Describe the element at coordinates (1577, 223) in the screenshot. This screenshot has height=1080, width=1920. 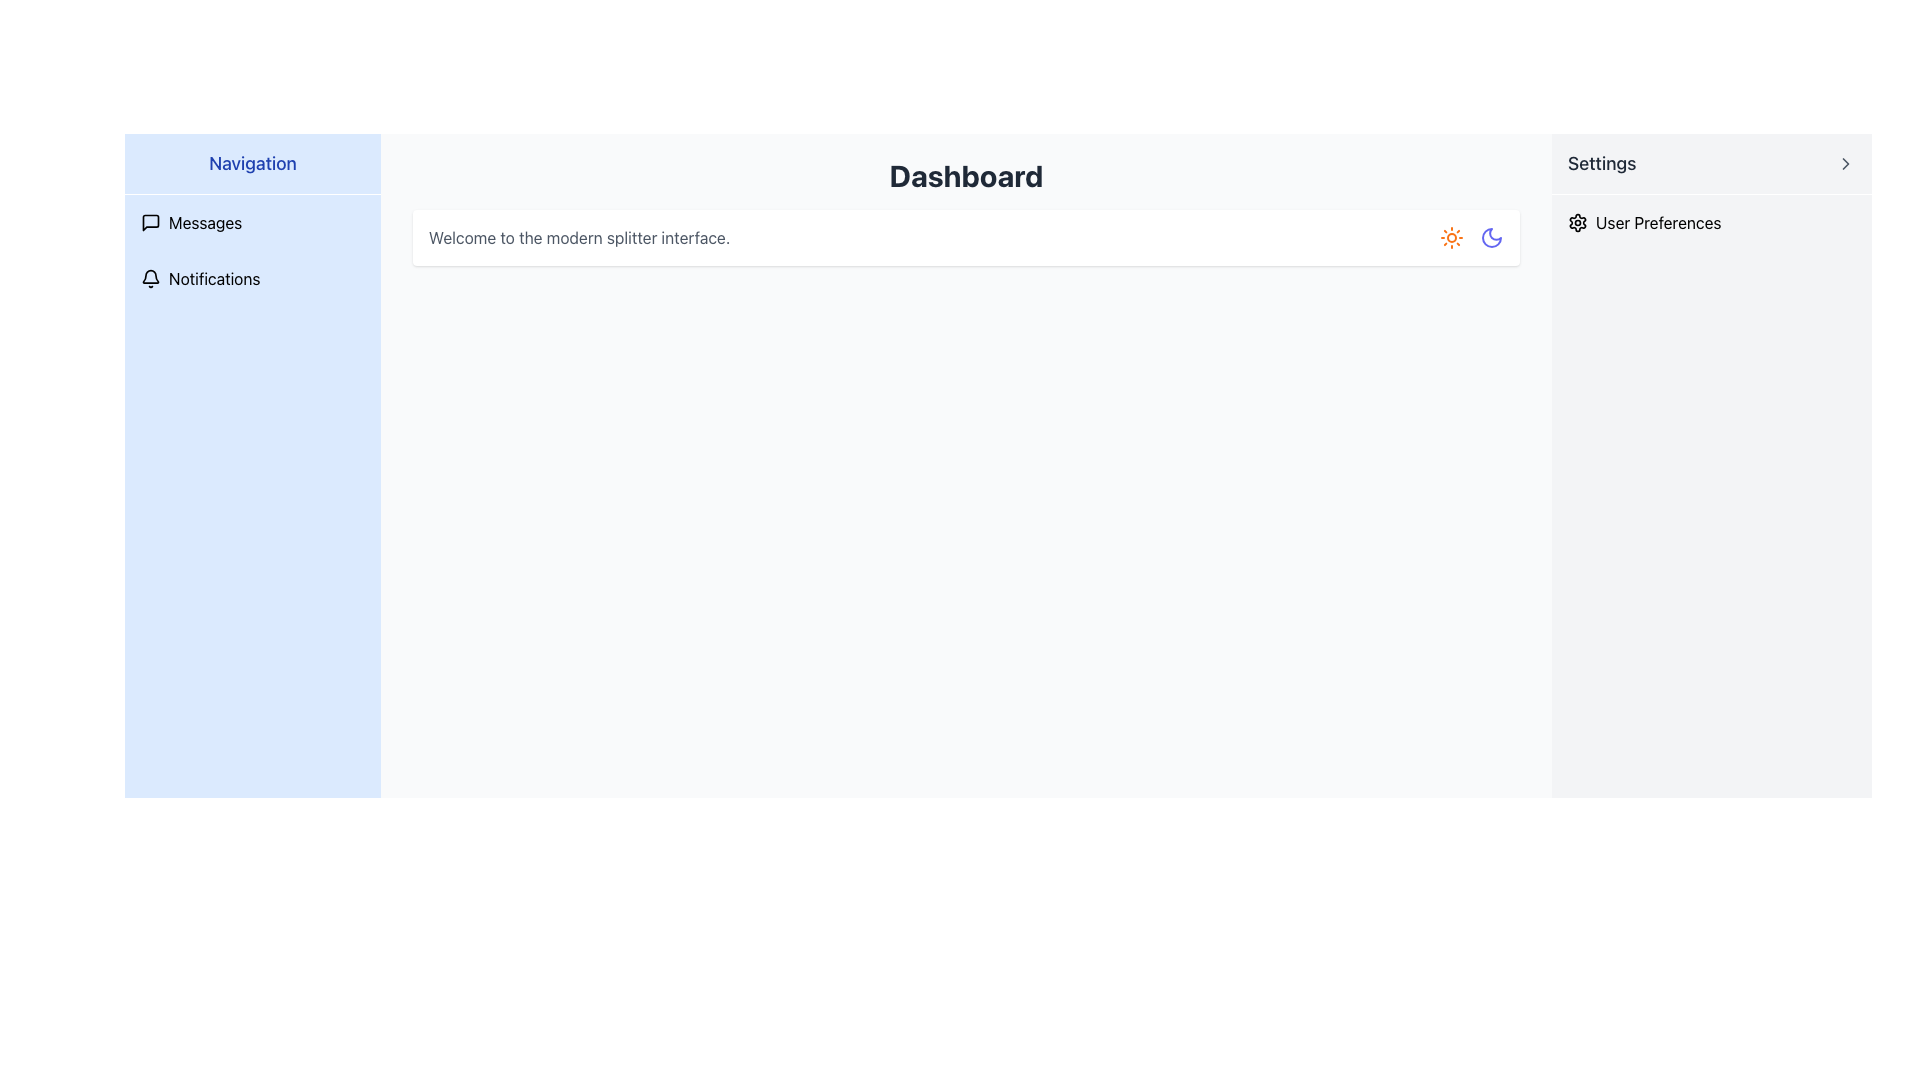
I see `the outermost component of the settings gear icon located in the top-right corner of the user interface` at that location.